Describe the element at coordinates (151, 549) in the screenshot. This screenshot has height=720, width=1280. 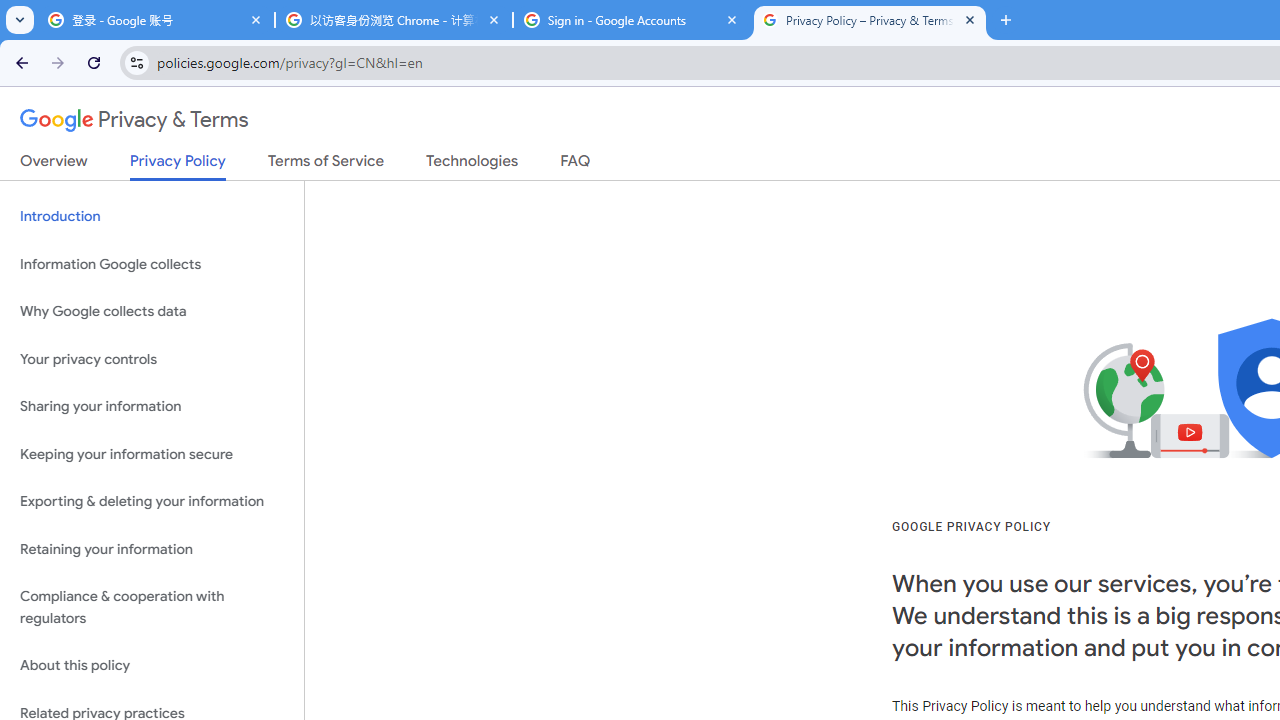
I see `'Retaining your information'` at that location.